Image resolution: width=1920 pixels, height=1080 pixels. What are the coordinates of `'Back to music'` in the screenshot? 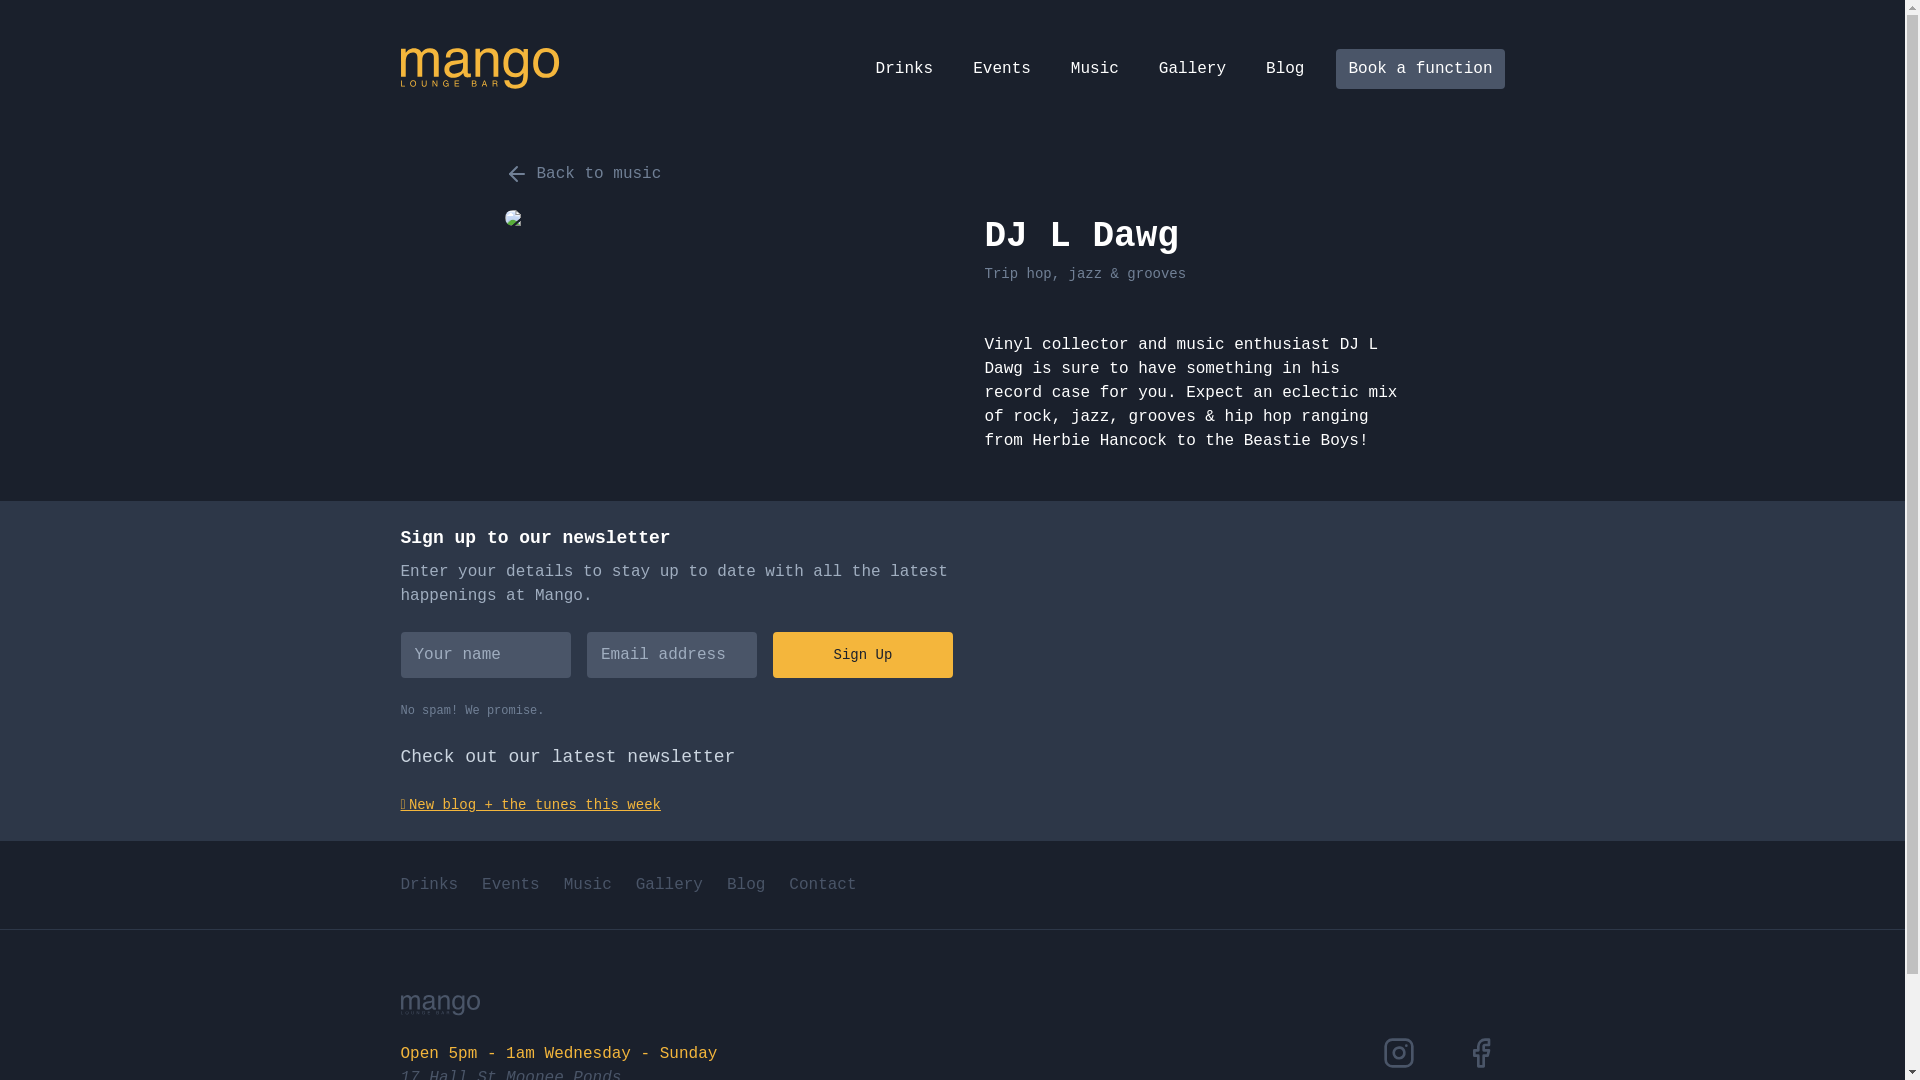 It's located at (581, 172).